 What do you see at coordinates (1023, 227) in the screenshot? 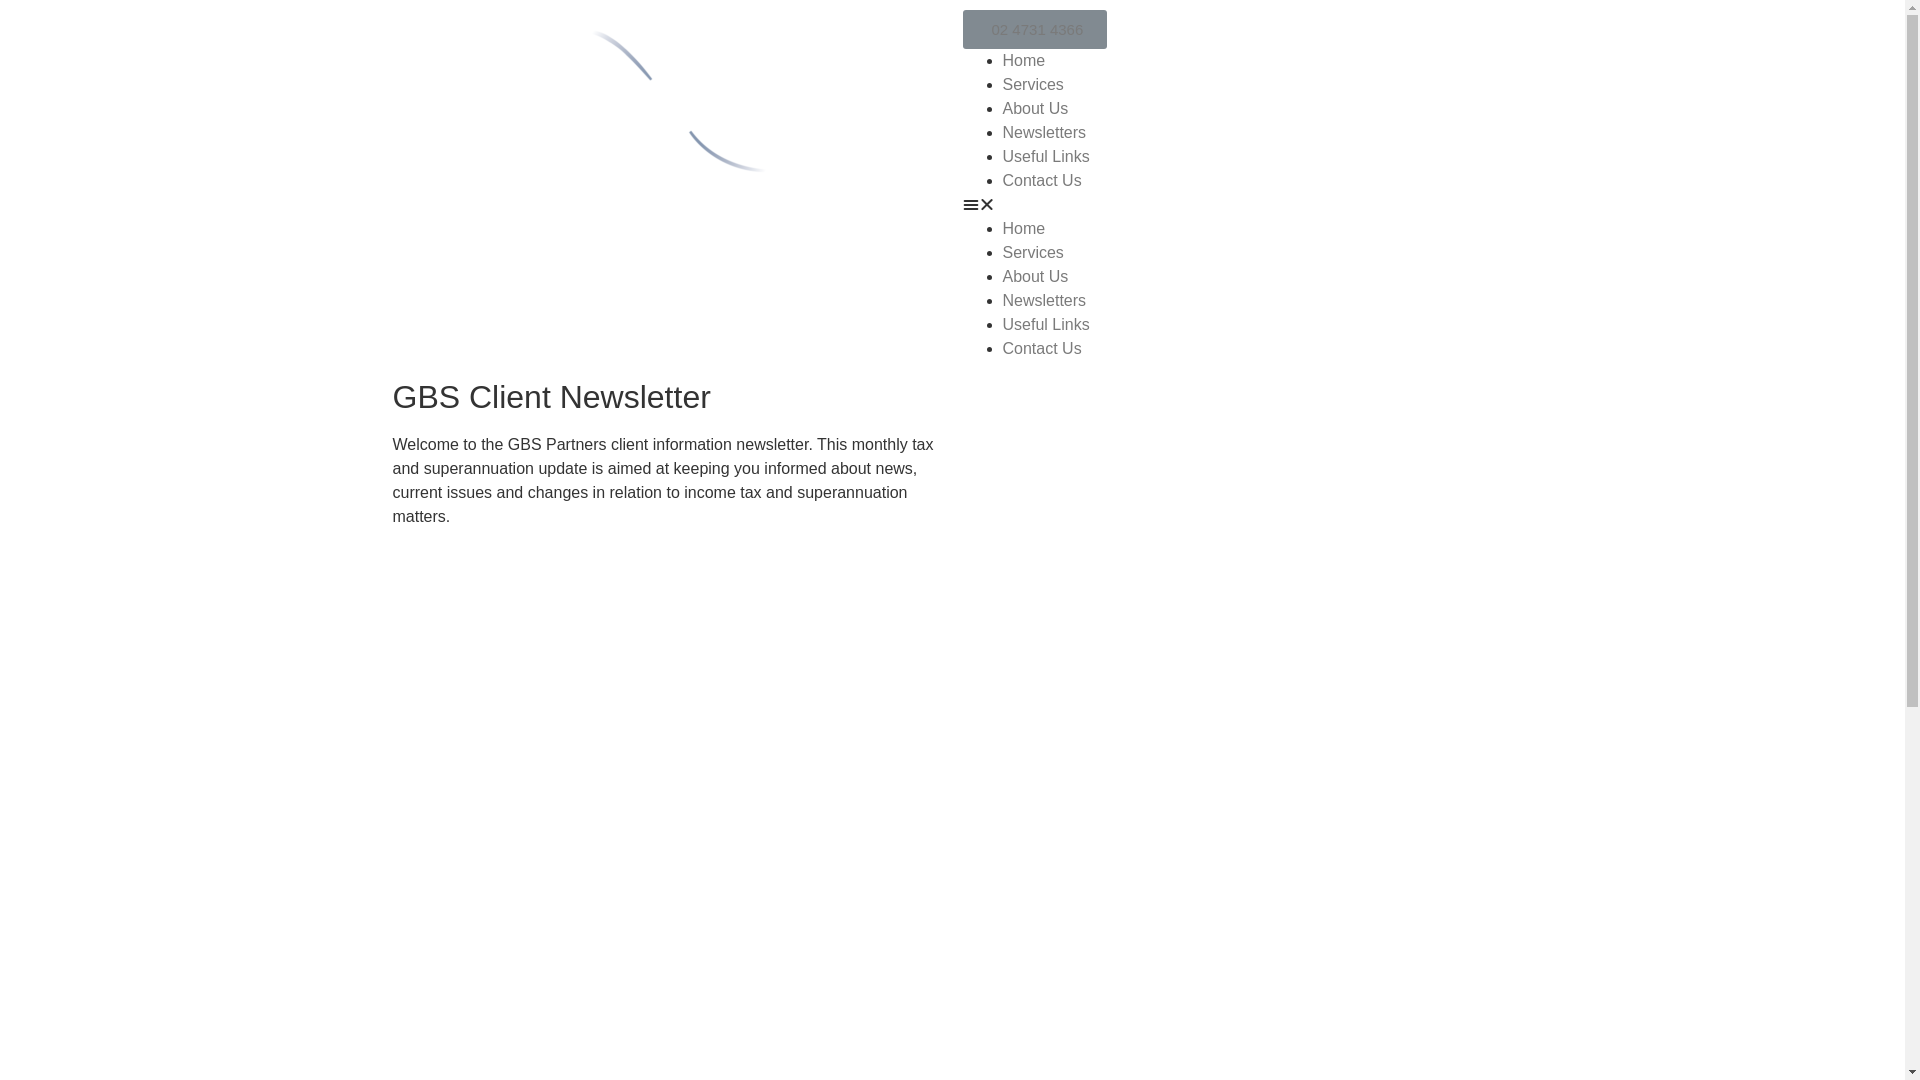
I see `'Home'` at bounding box center [1023, 227].